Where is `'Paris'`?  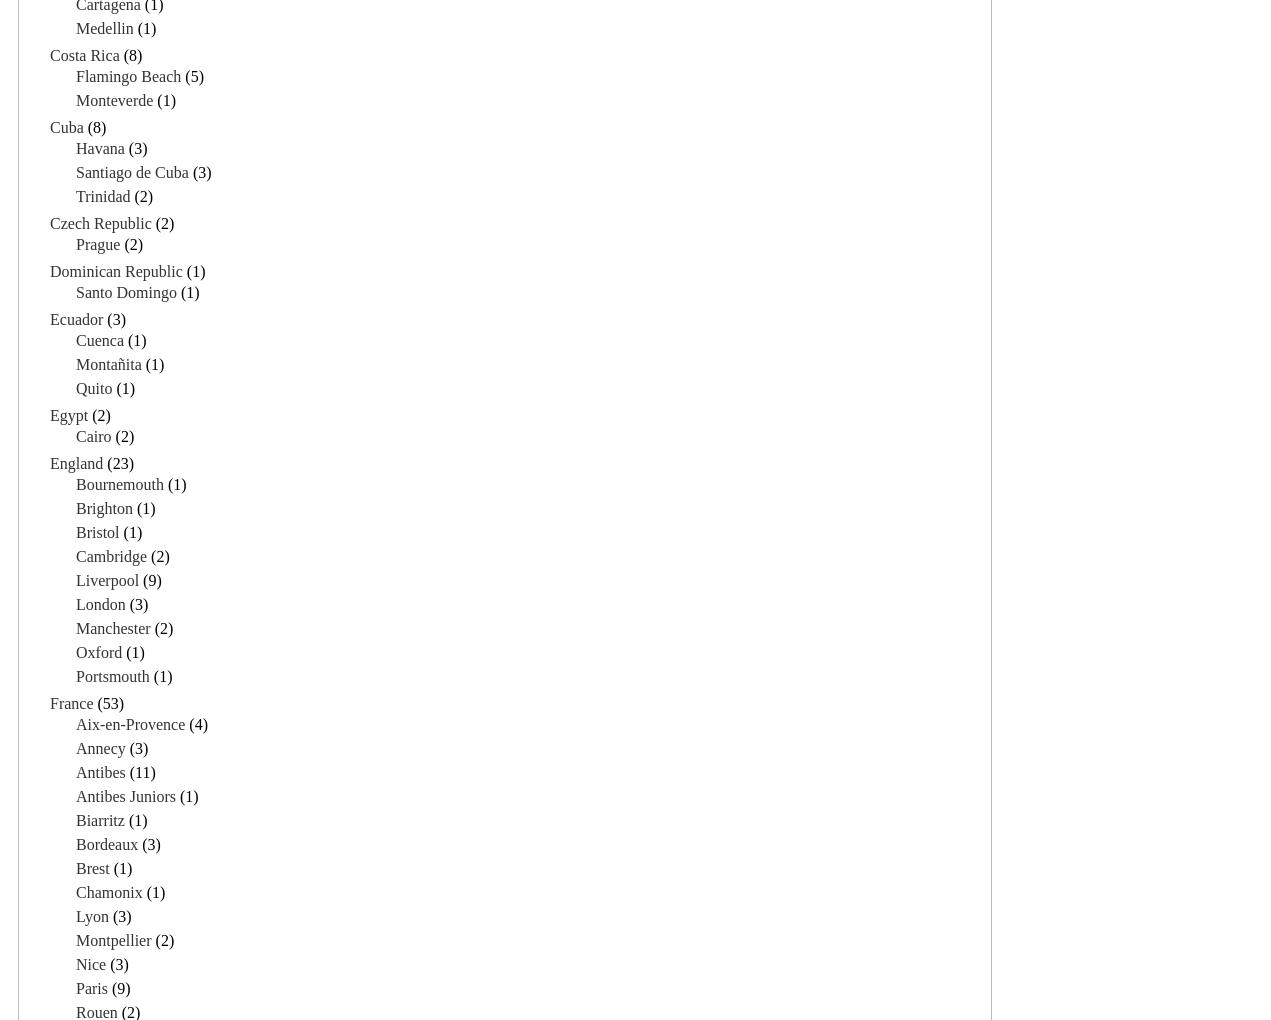 'Paris' is located at coordinates (76, 987).